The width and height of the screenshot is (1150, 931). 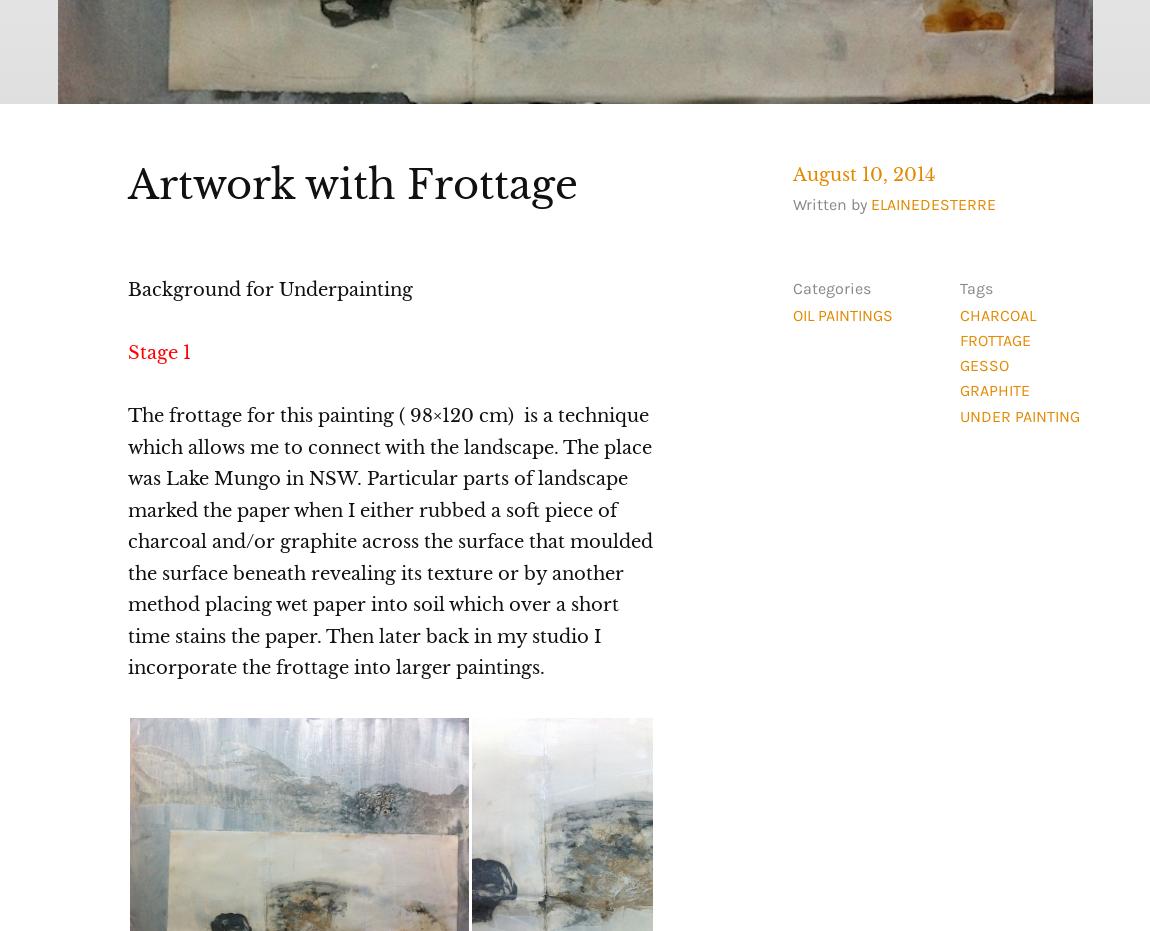 I want to click on 'gesso', so click(x=958, y=365).